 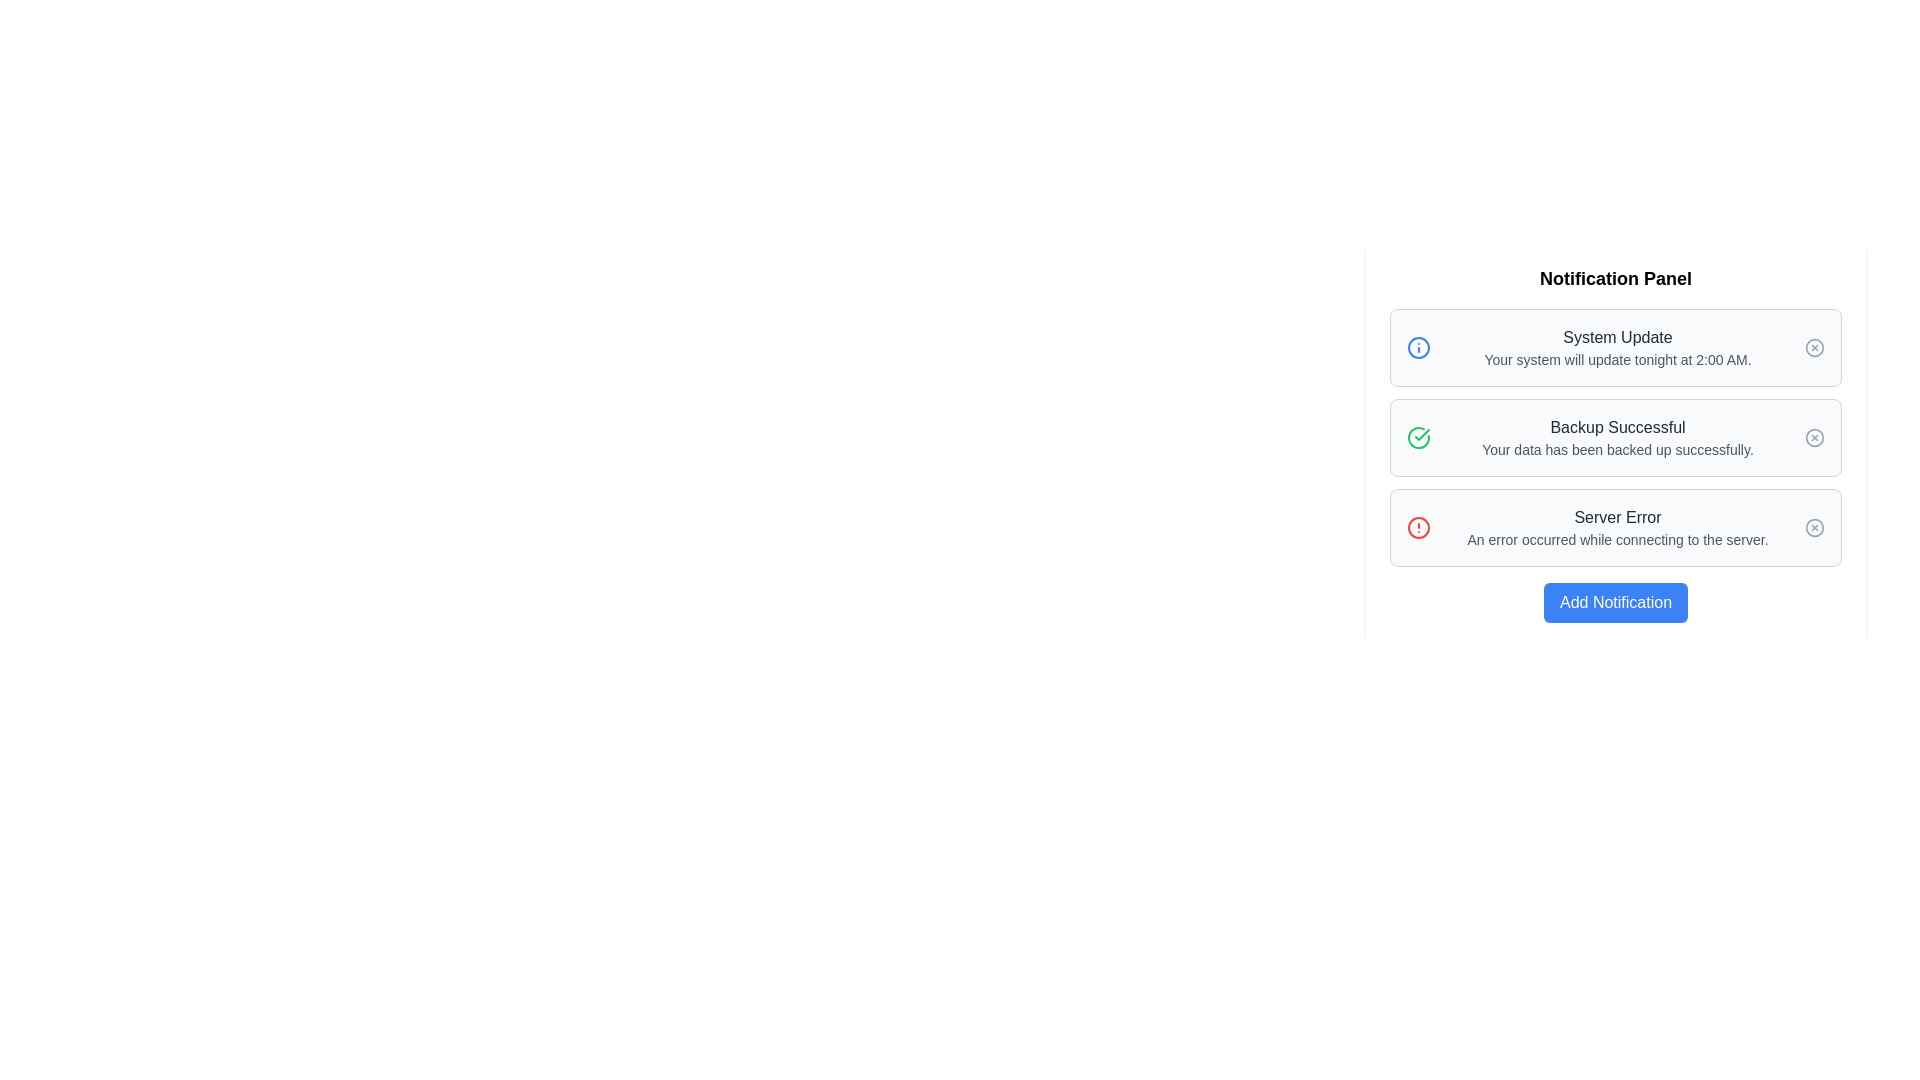 I want to click on the center of the circular close button with a gray outline and a cross inside, so click(x=1814, y=527).